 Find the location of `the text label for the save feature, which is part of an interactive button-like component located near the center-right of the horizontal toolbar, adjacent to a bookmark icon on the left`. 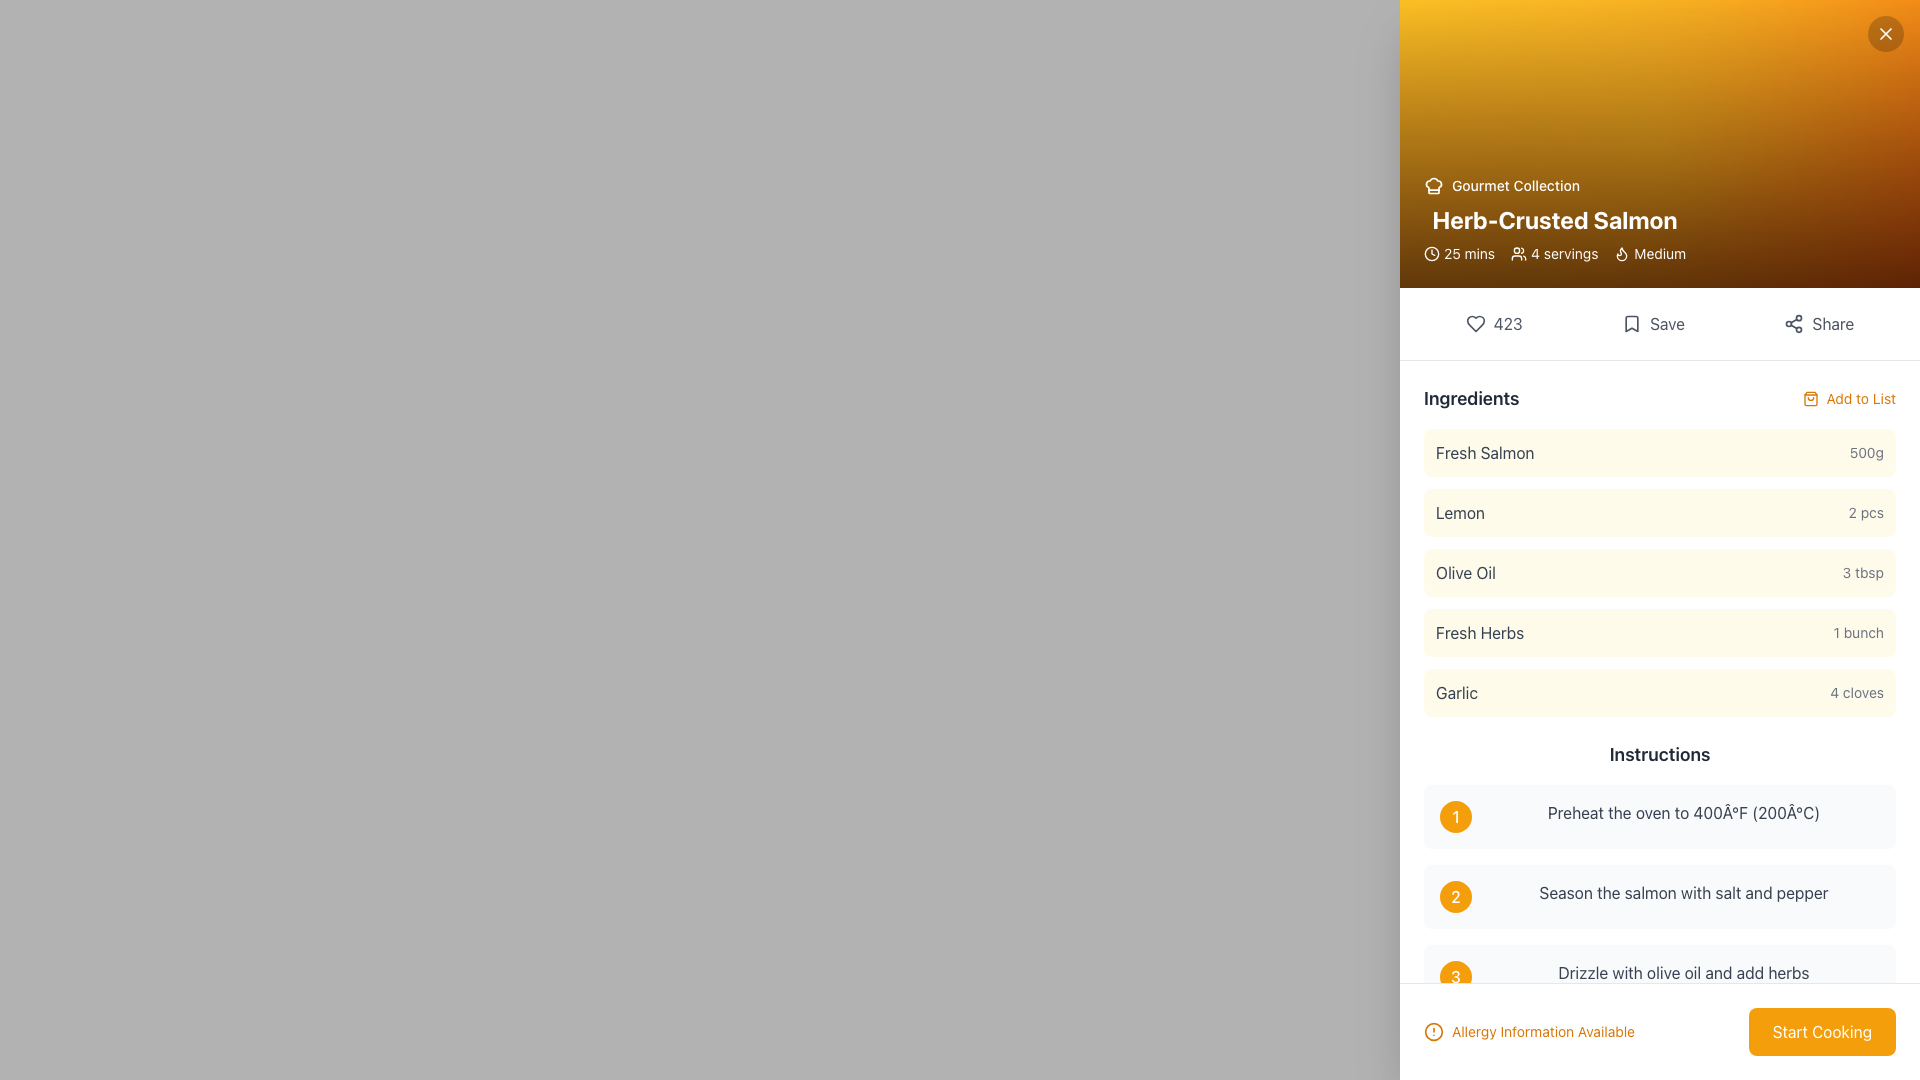

the text label for the save feature, which is part of an interactive button-like component located near the center-right of the horizontal toolbar, adjacent to a bookmark icon on the left is located at coordinates (1667, 323).